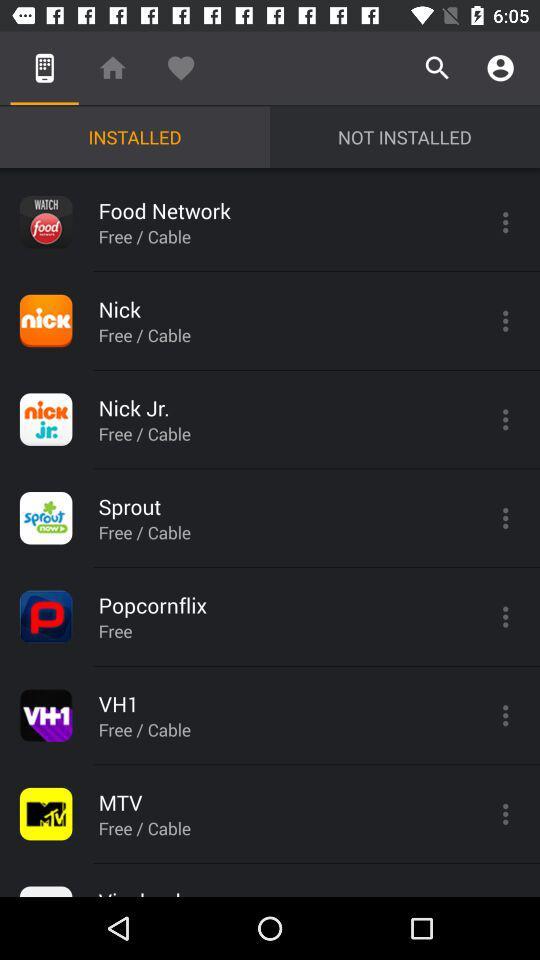 This screenshot has width=540, height=960. Describe the element at coordinates (112, 68) in the screenshot. I see `the item above the installed icon` at that location.